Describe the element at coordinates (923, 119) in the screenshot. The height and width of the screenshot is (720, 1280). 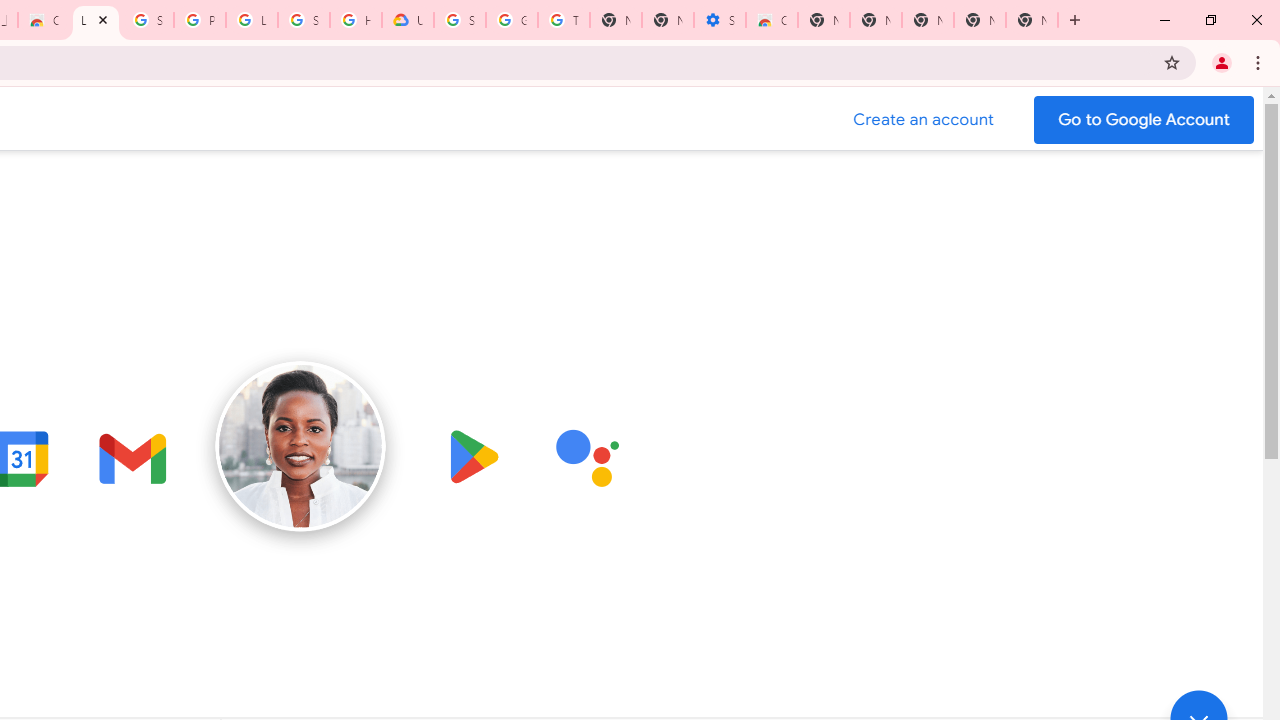
I see `'Create a Google Account'` at that location.